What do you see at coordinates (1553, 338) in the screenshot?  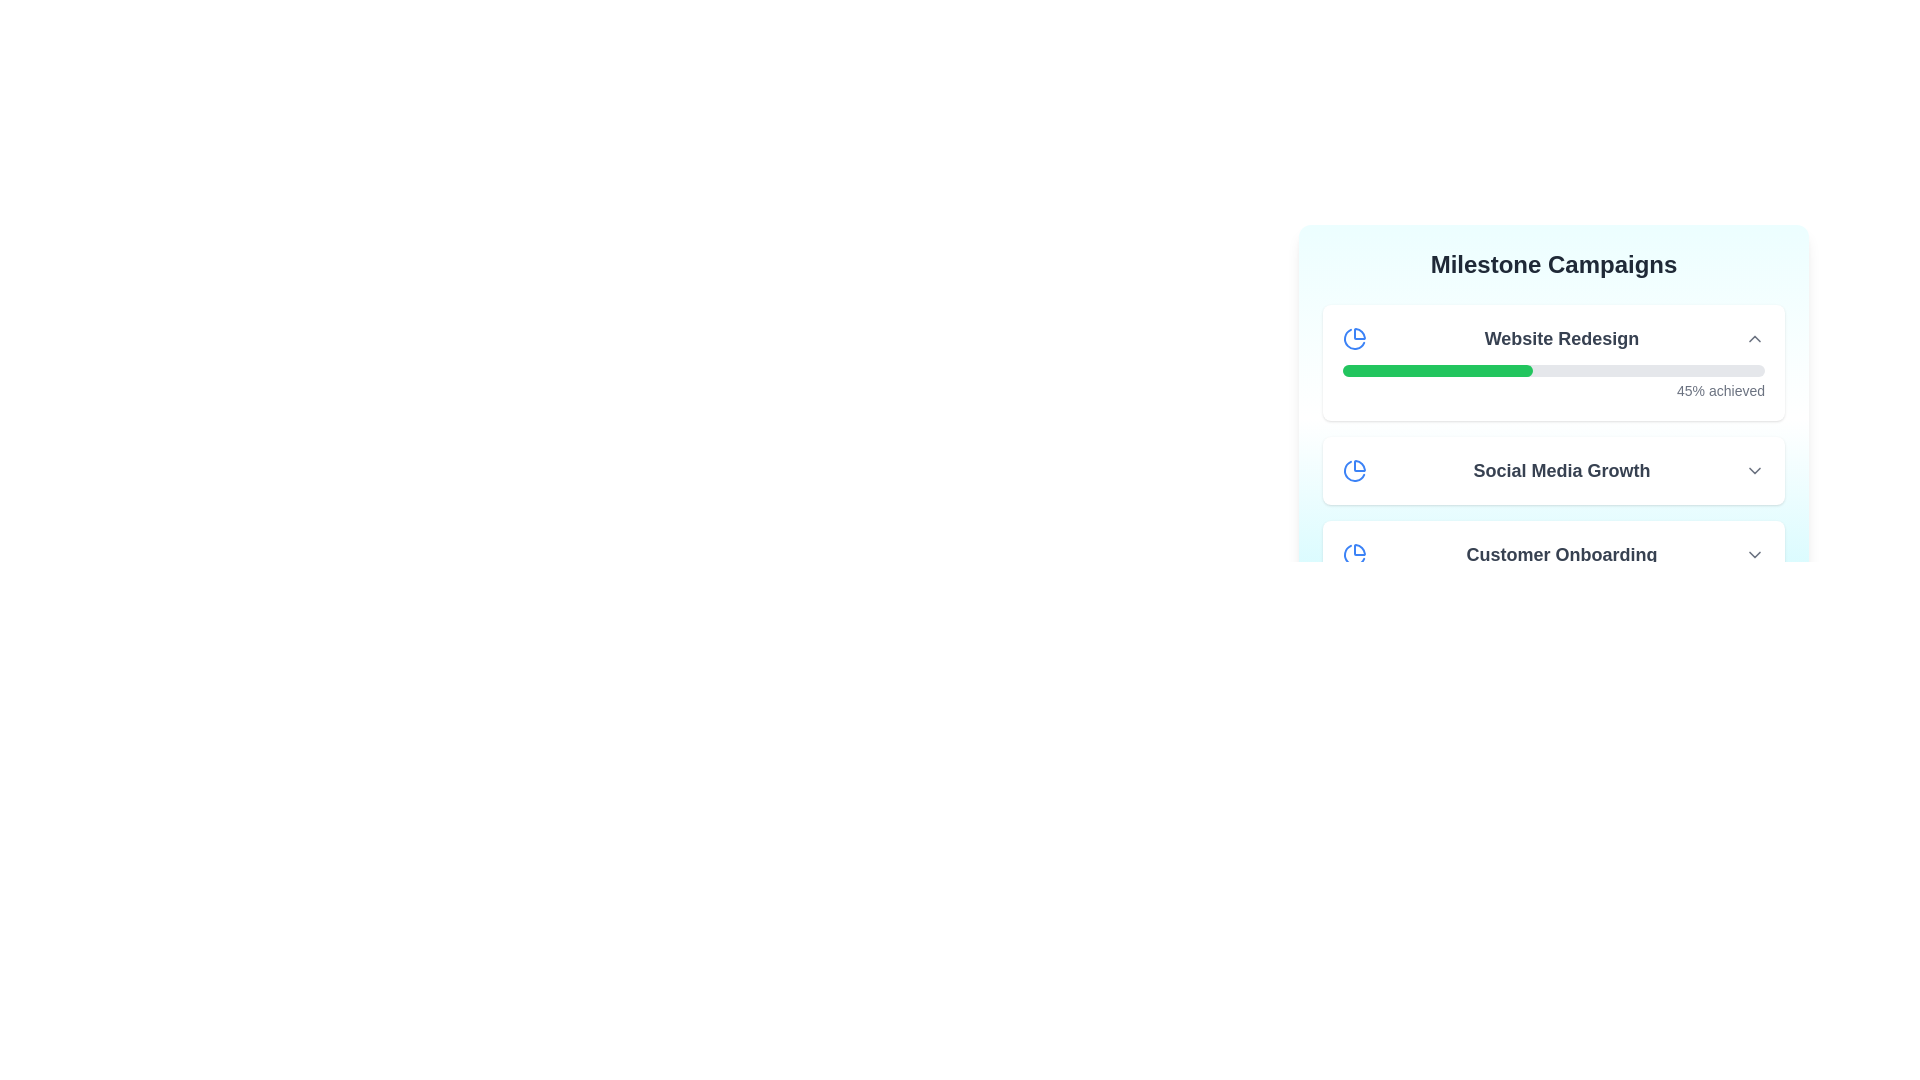 I see `displayed title of the Header Row labeled 'Website Redesign' located in the 'Milestone Campaigns' section` at bounding box center [1553, 338].